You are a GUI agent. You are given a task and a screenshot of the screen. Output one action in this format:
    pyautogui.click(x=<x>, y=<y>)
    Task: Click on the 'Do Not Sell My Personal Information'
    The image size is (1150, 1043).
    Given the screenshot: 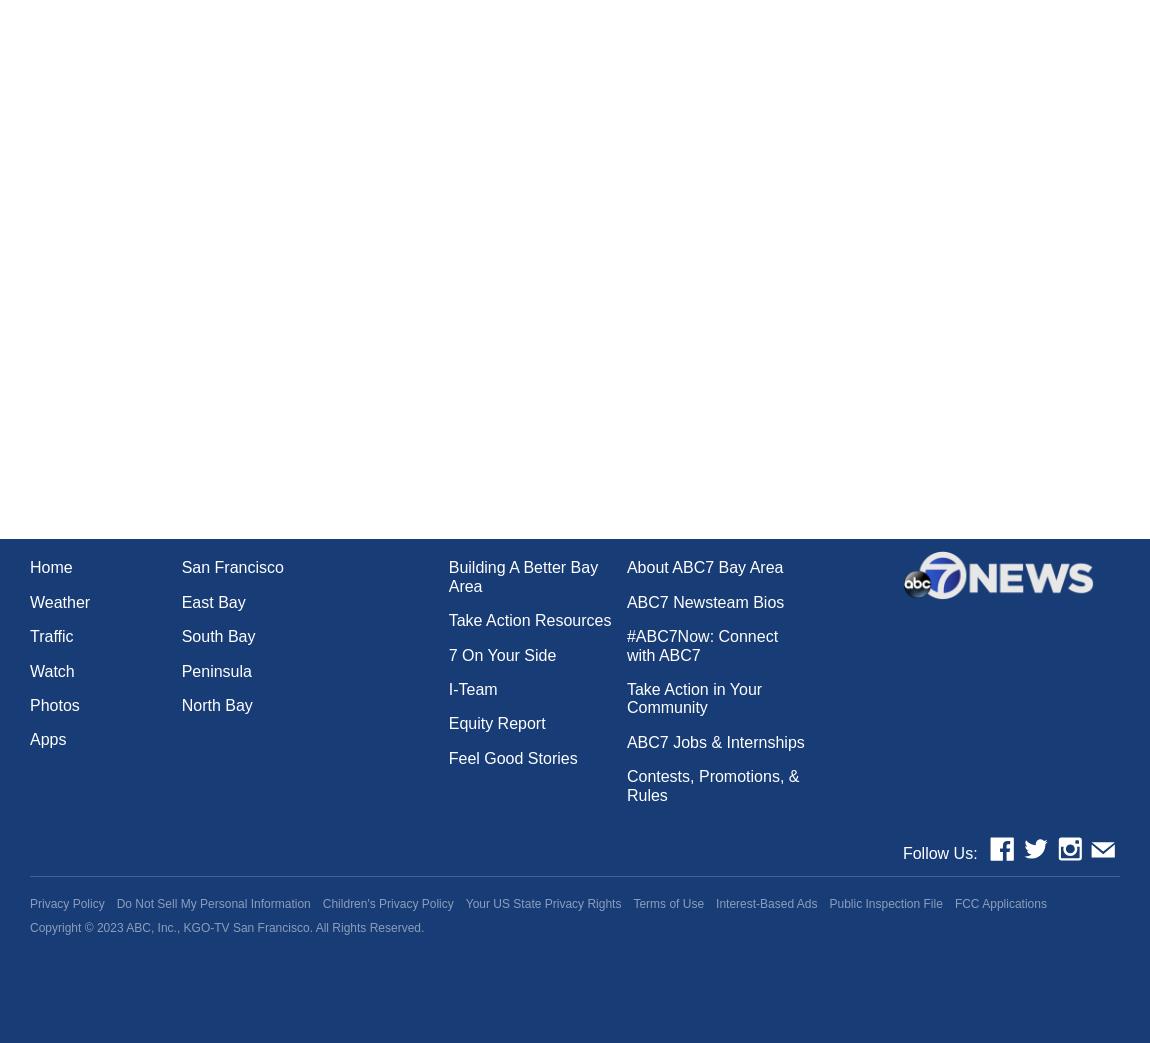 What is the action you would take?
    pyautogui.click(x=211, y=902)
    